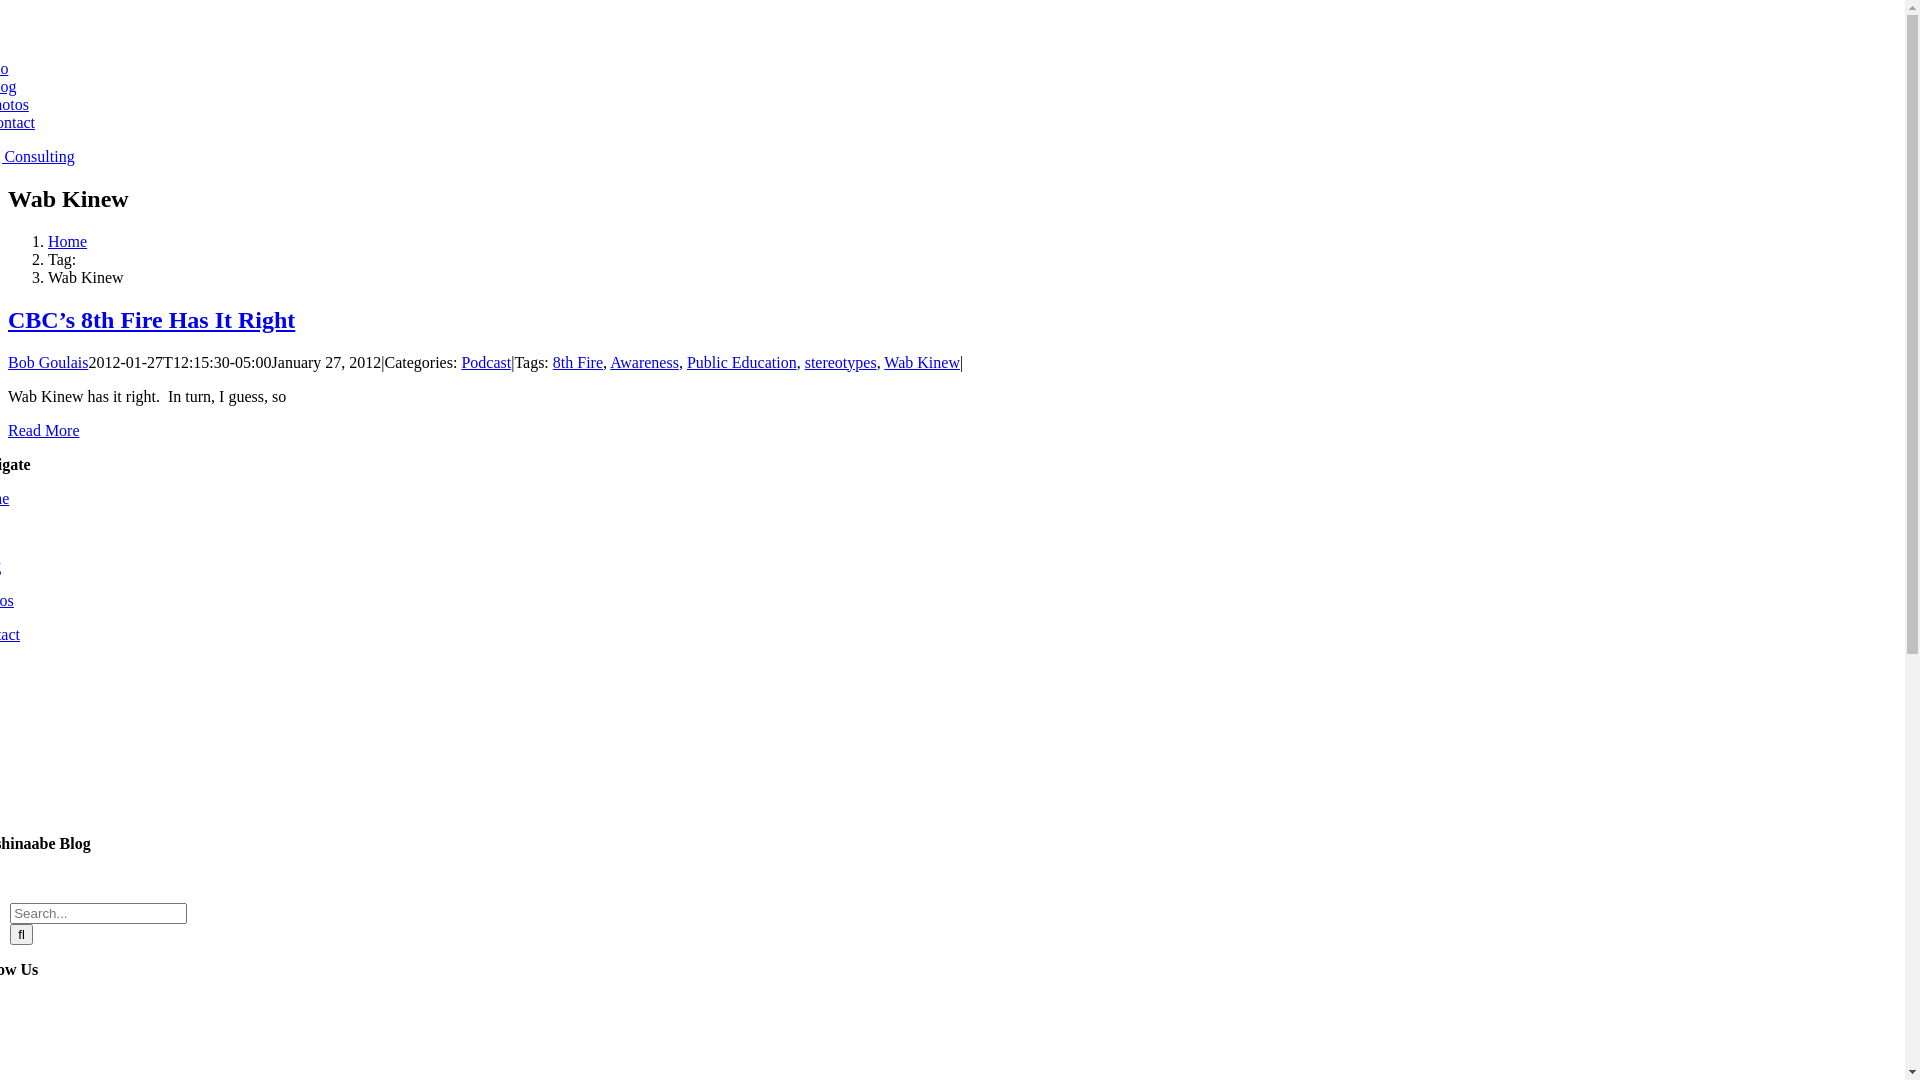 The width and height of the screenshot is (1920, 1080). I want to click on 'Bob Goulais', so click(48, 362).